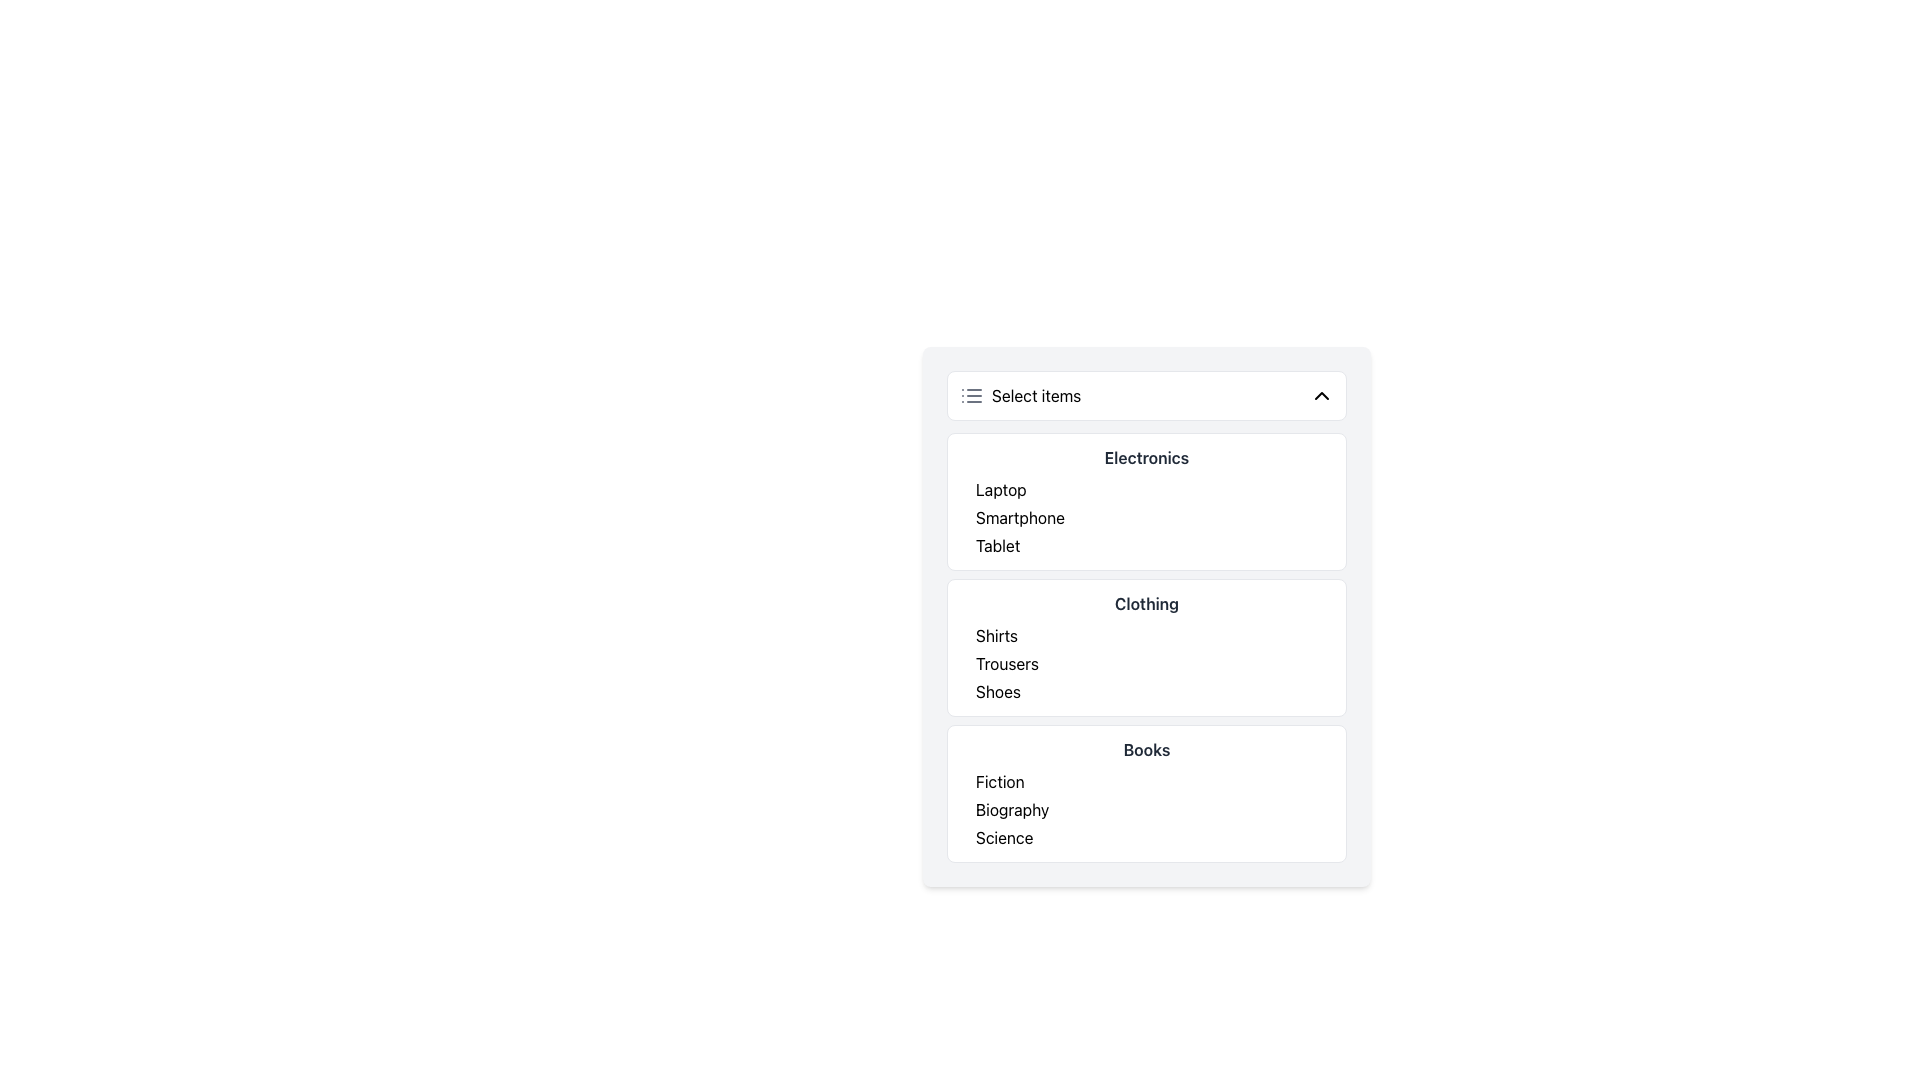  I want to click on the 'Biography' text label which is the second item in the 'Books' section of the dropdown list, so click(1012, 810).